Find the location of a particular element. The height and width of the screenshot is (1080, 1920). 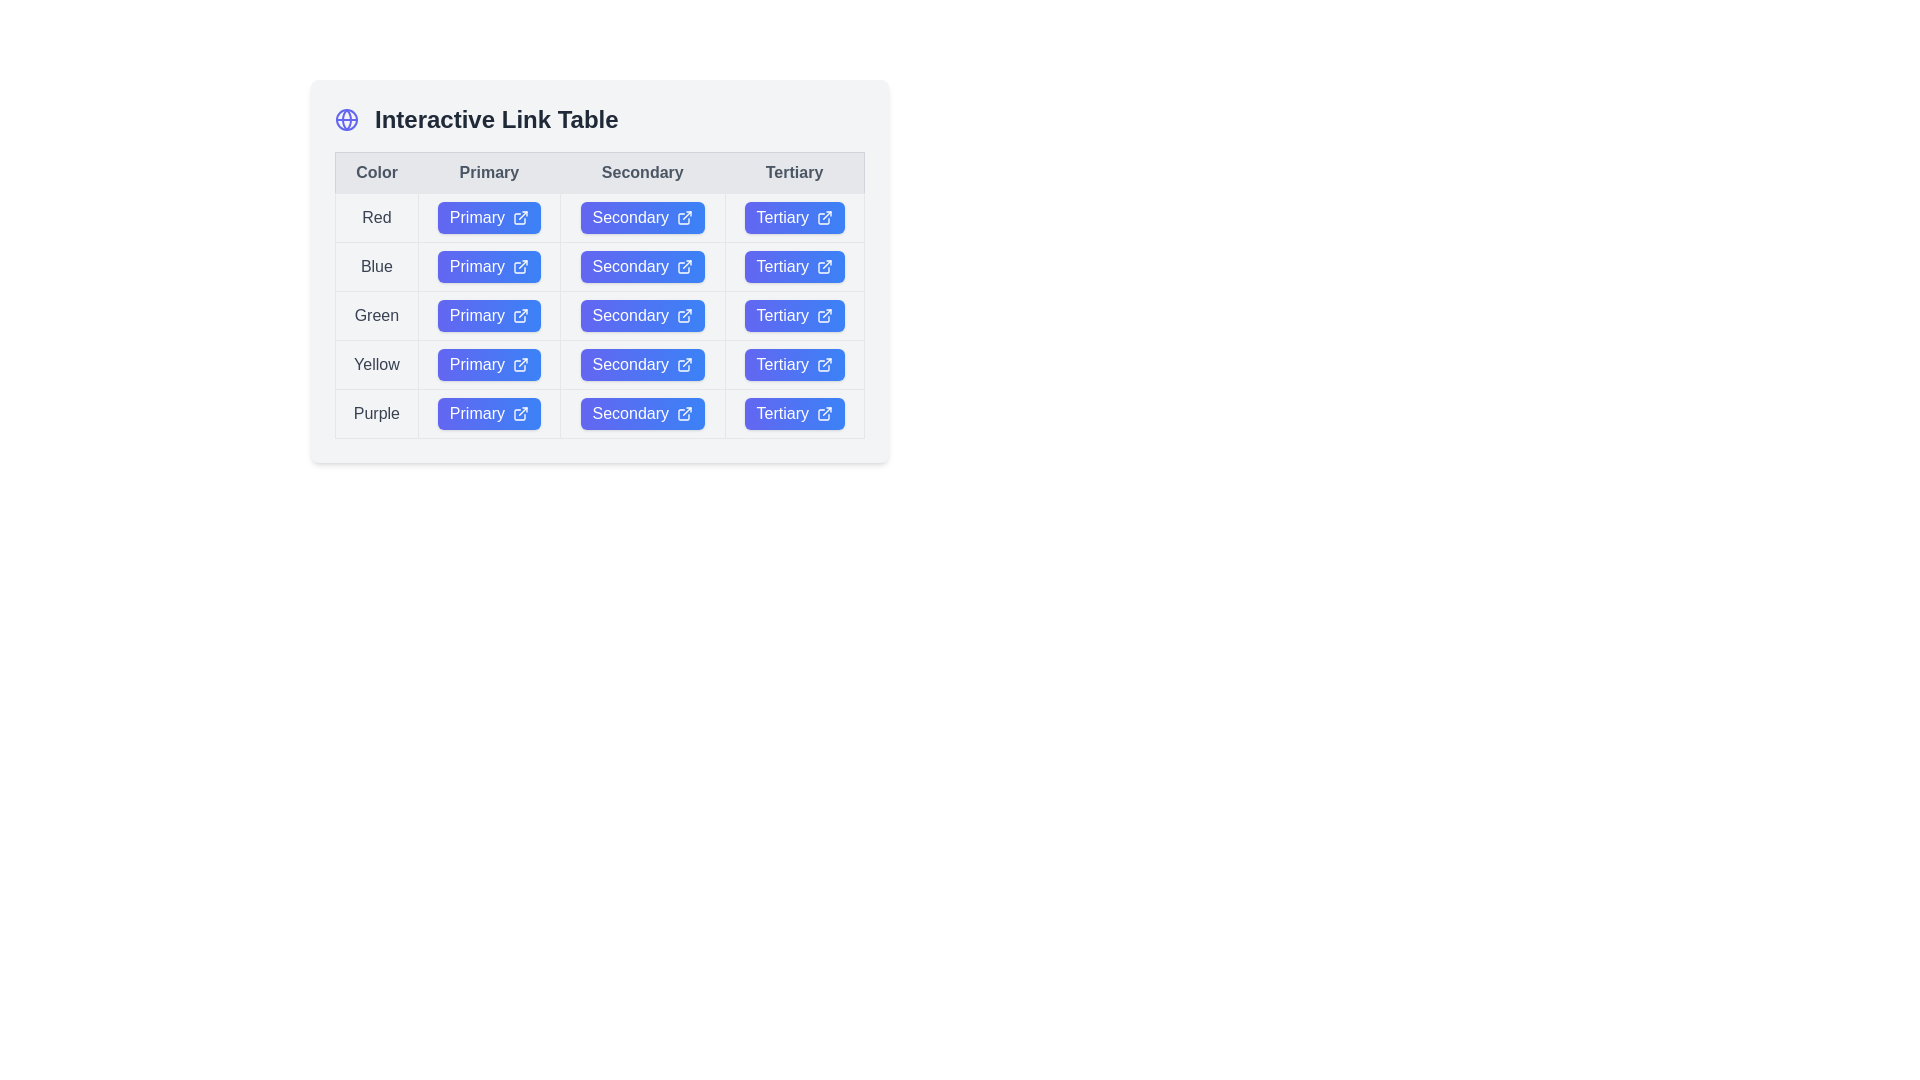

the text label displaying 'Primary' in white font, located in the second row of the table under the column labeled 'Primary' is located at coordinates (476, 265).